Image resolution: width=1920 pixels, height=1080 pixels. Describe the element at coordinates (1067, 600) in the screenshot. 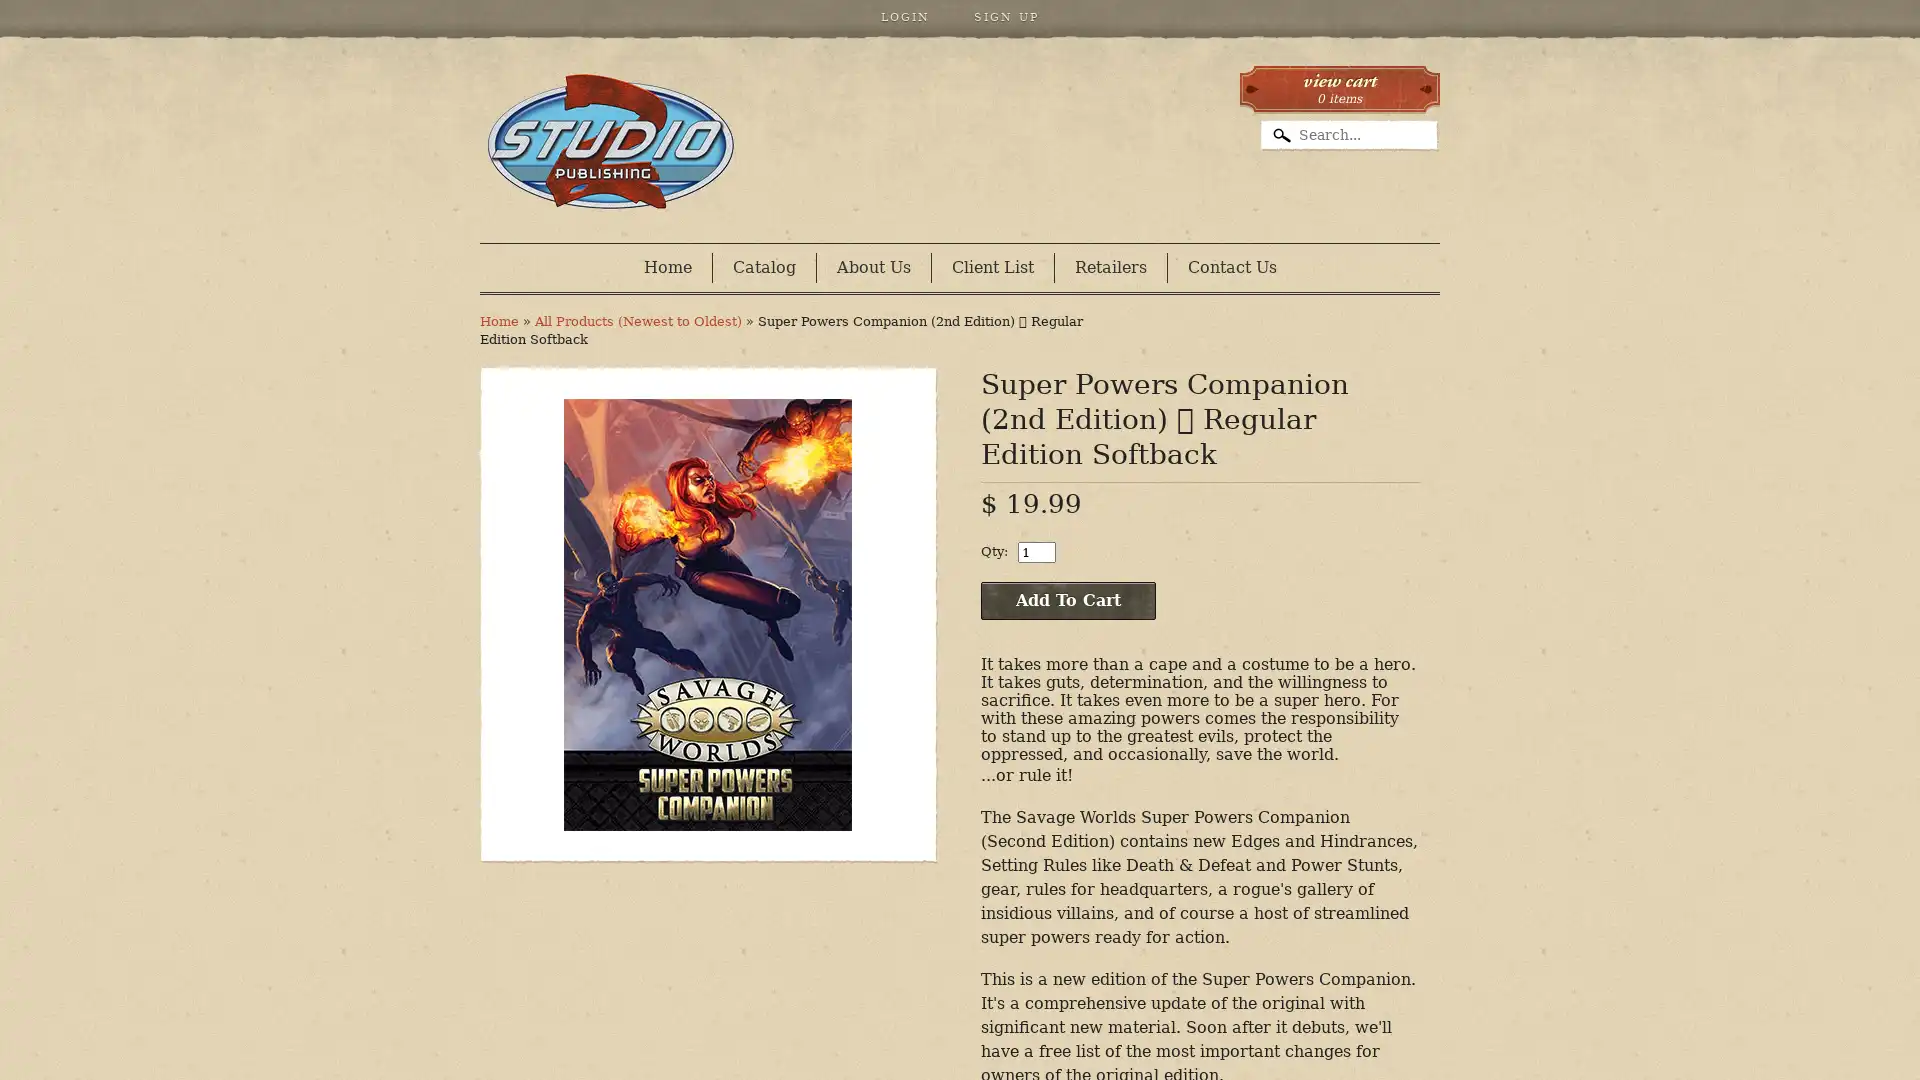

I see `Add To Cart` at that location.